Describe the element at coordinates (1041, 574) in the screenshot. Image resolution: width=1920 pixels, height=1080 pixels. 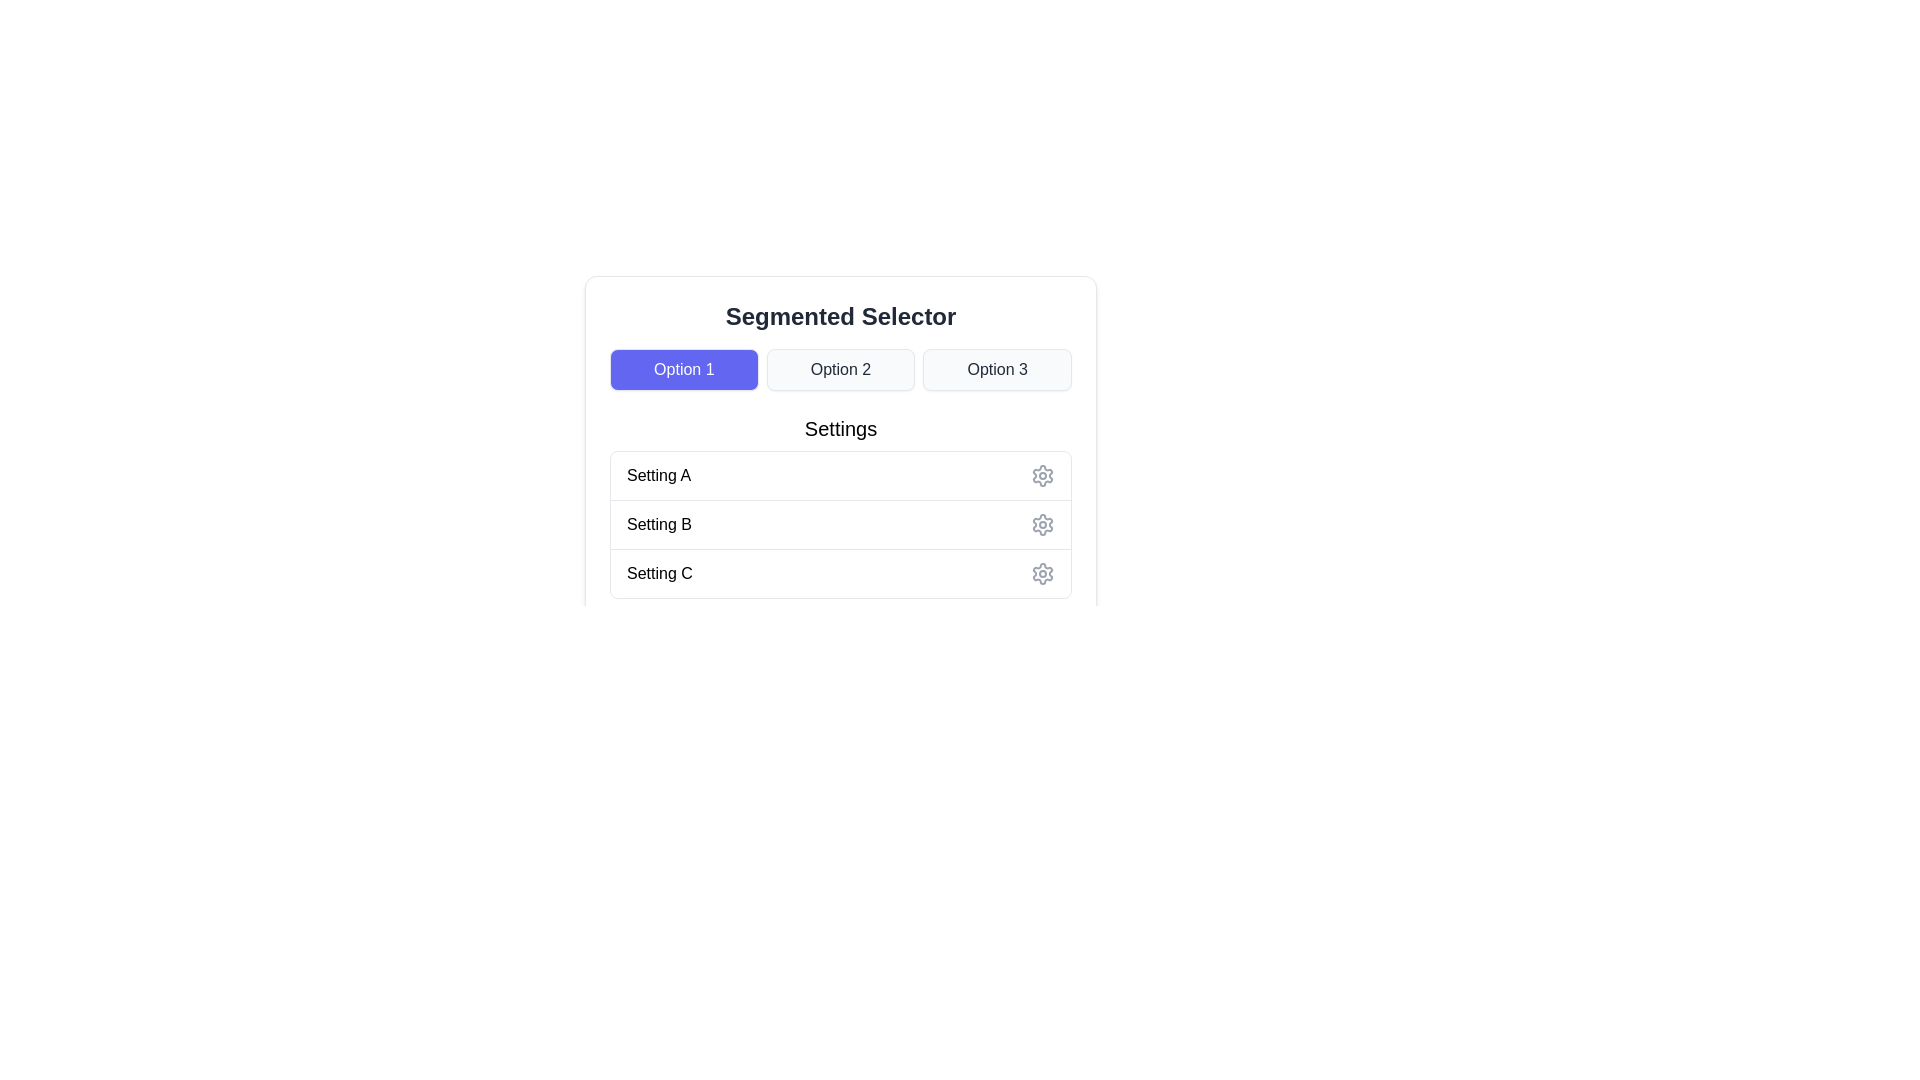
I see `the gear icon used for configuration located to the right of the 'Settings C' text label` at that location.